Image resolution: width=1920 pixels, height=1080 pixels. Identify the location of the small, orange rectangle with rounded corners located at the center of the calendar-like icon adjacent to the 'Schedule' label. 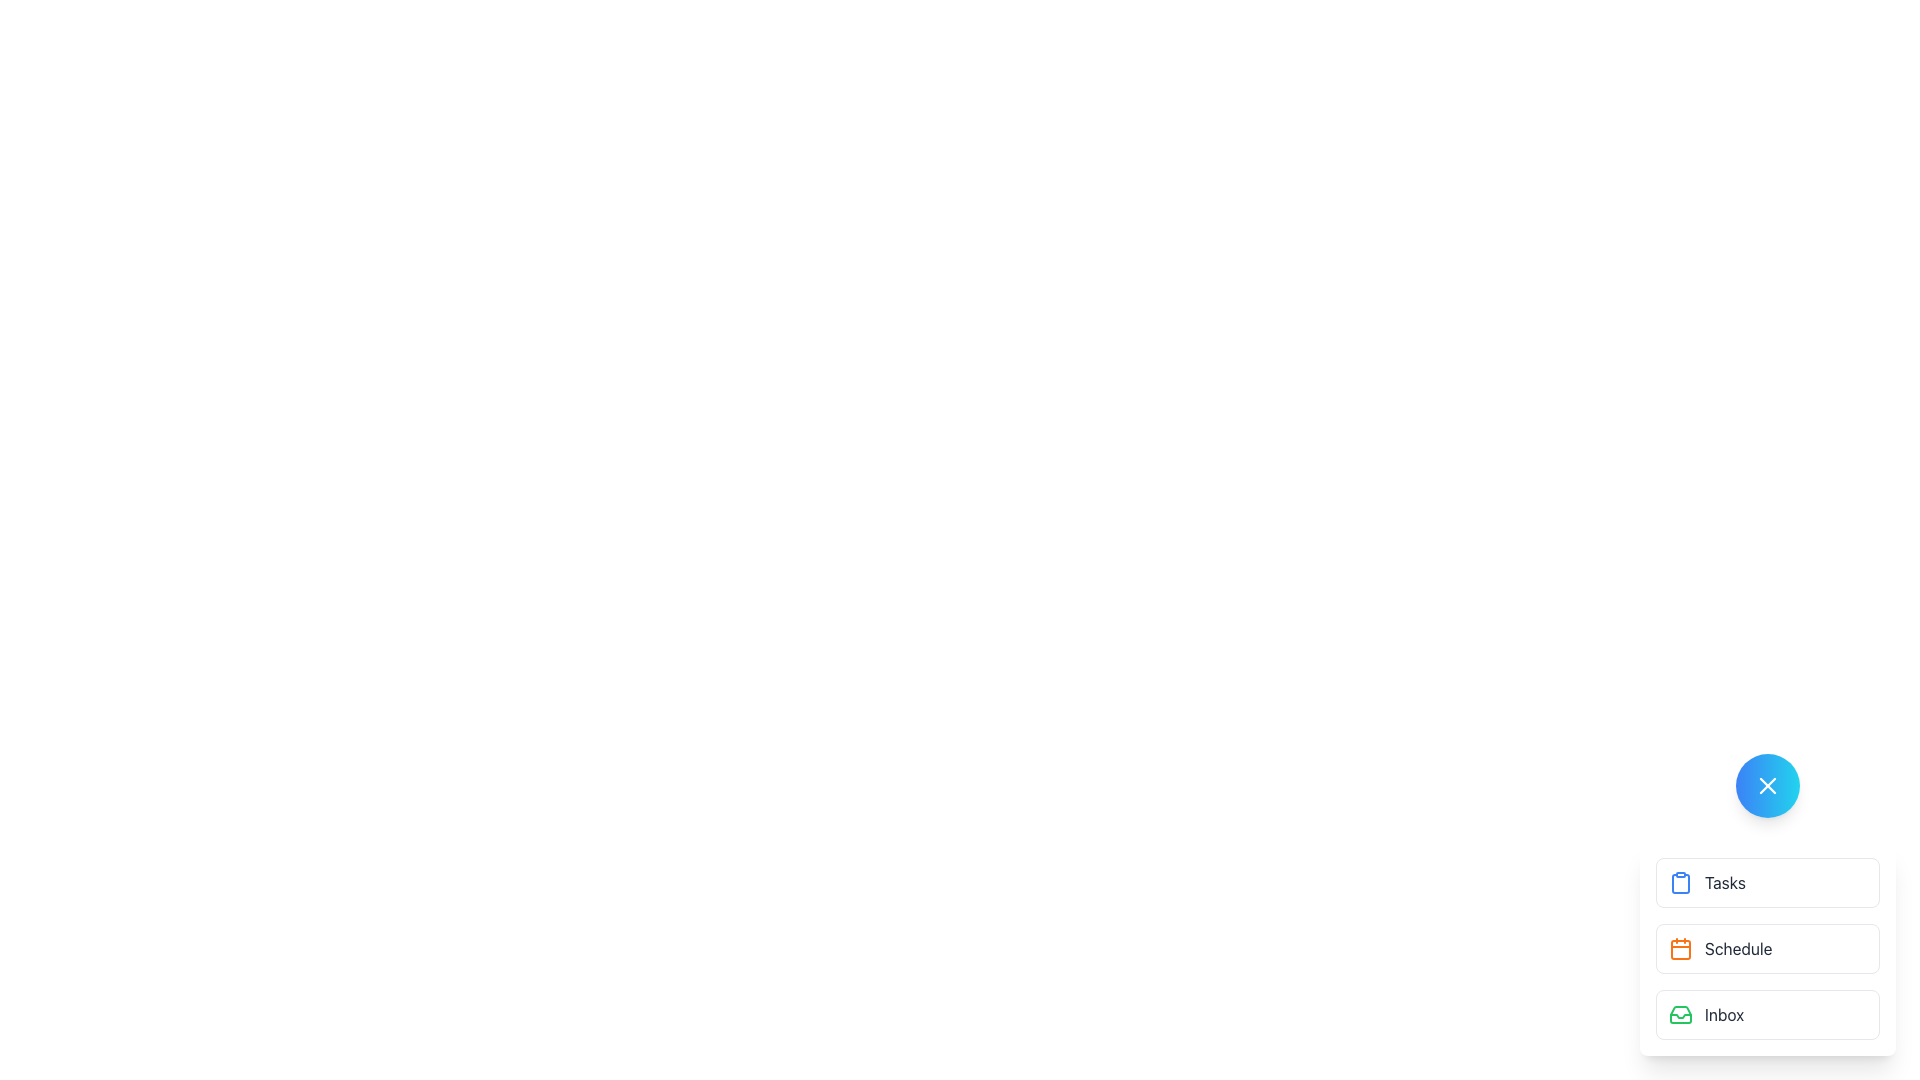
(1680, 948).